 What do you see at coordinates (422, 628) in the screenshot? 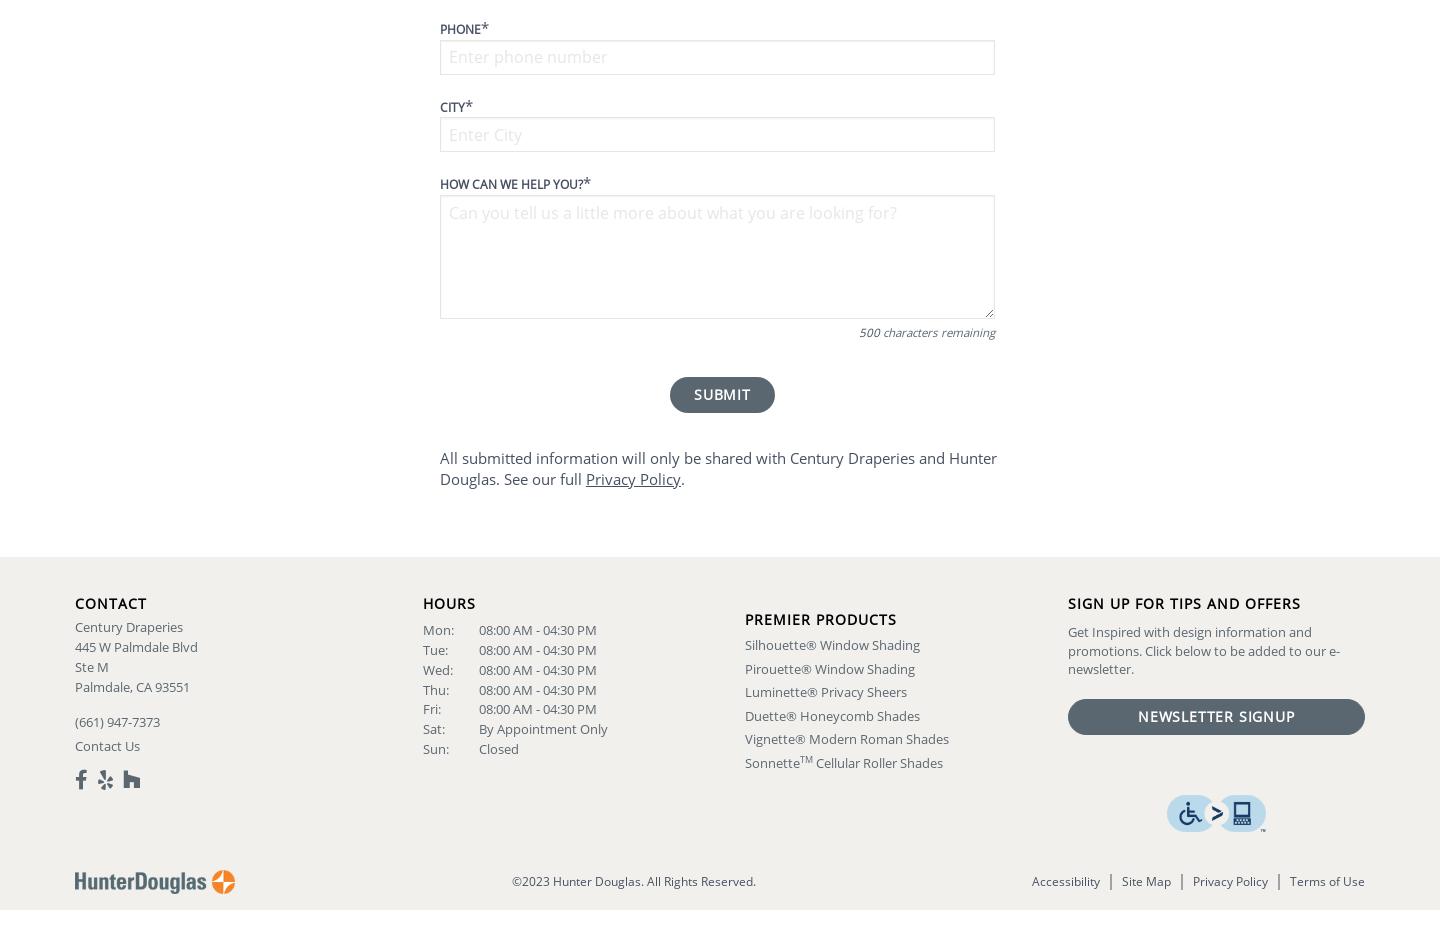
I see `'Mon:'` at bounding box center [422, 628].